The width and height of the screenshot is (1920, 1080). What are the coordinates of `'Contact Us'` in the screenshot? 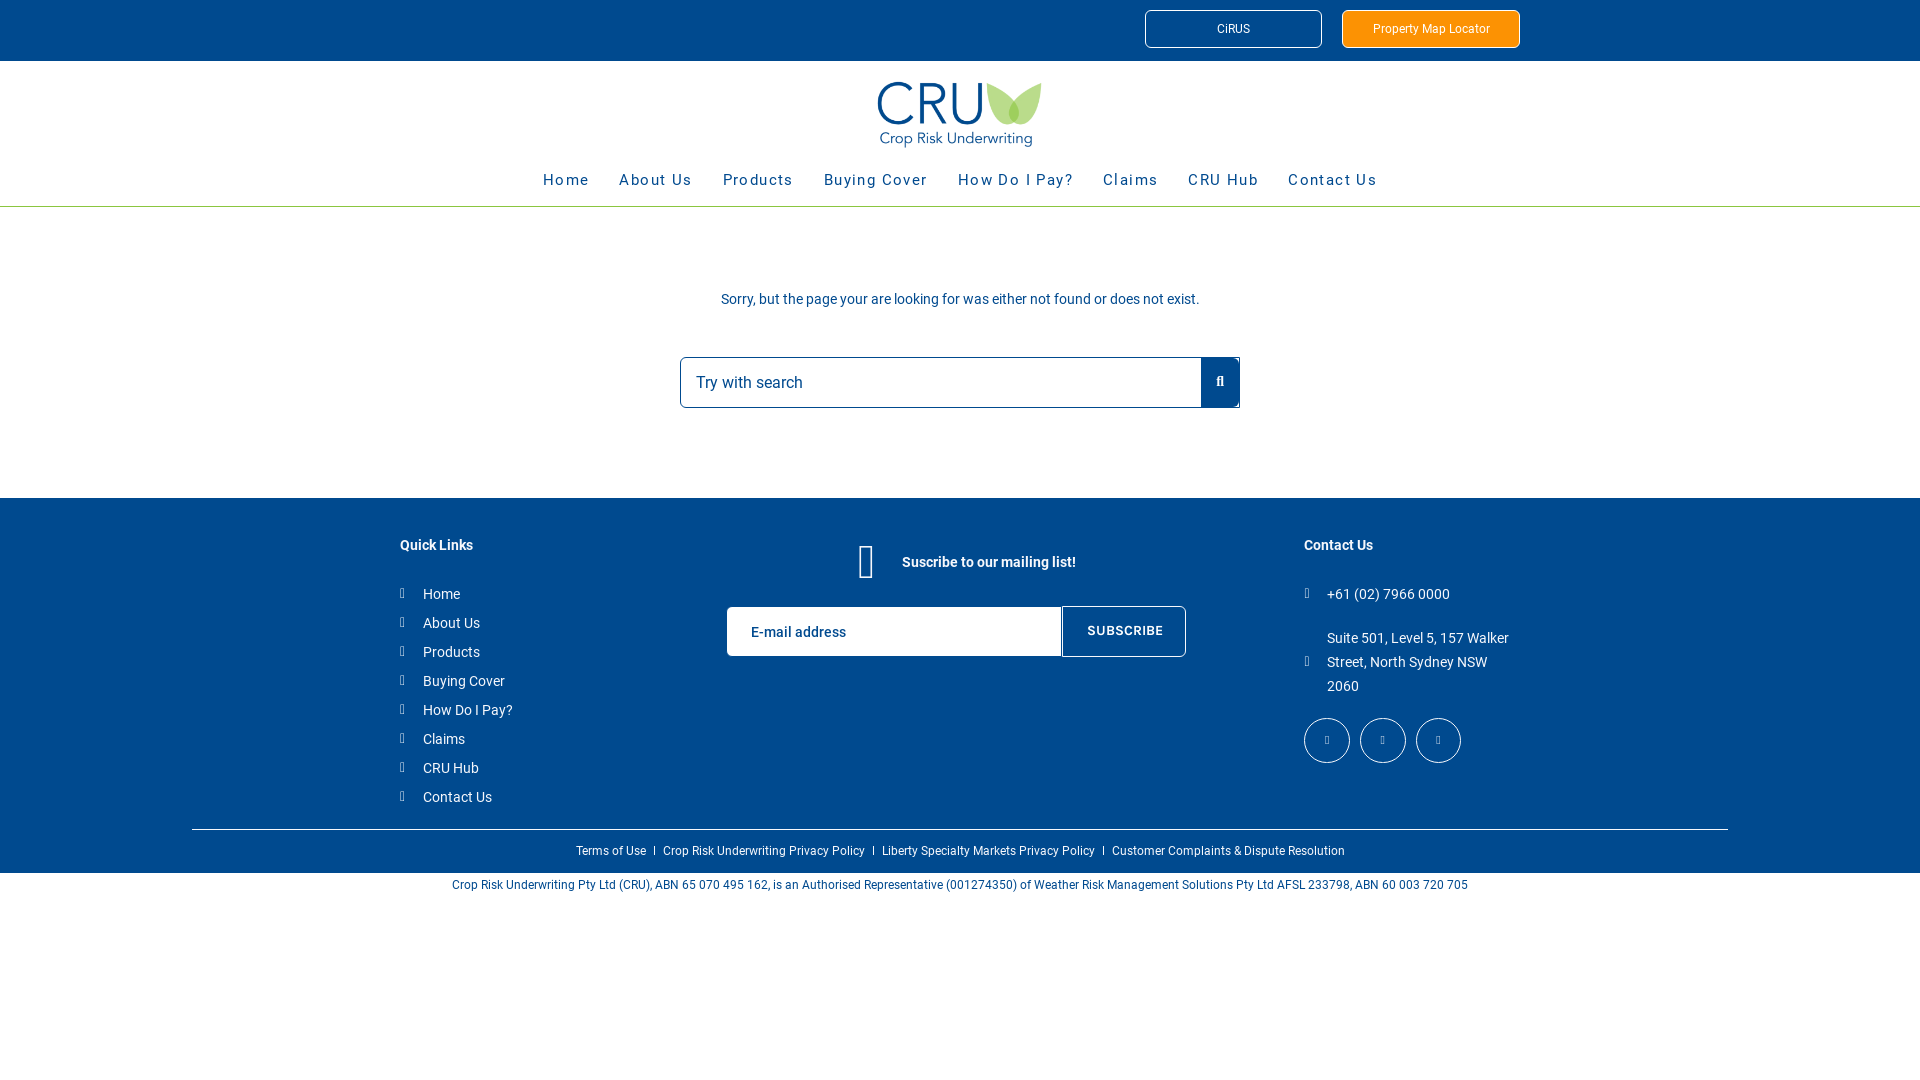 It's located at (1332, 188).